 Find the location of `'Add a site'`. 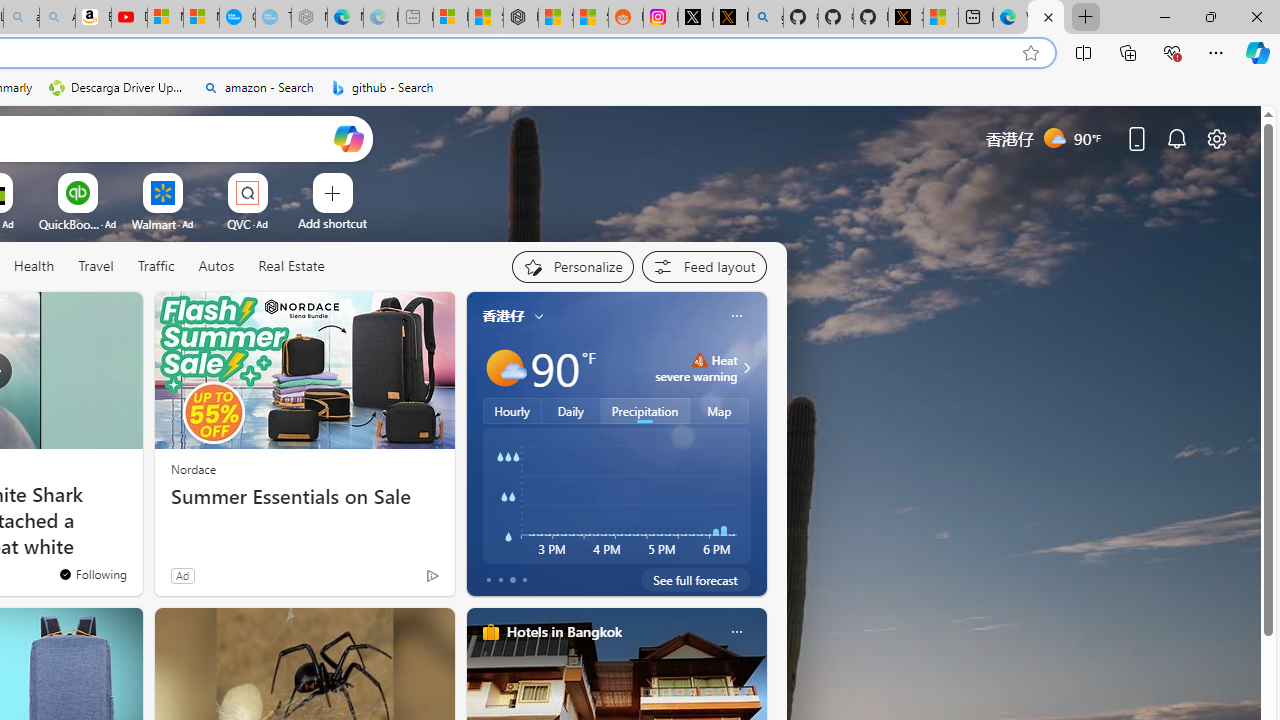

'Add a site' is located at coordinates (332, 223).